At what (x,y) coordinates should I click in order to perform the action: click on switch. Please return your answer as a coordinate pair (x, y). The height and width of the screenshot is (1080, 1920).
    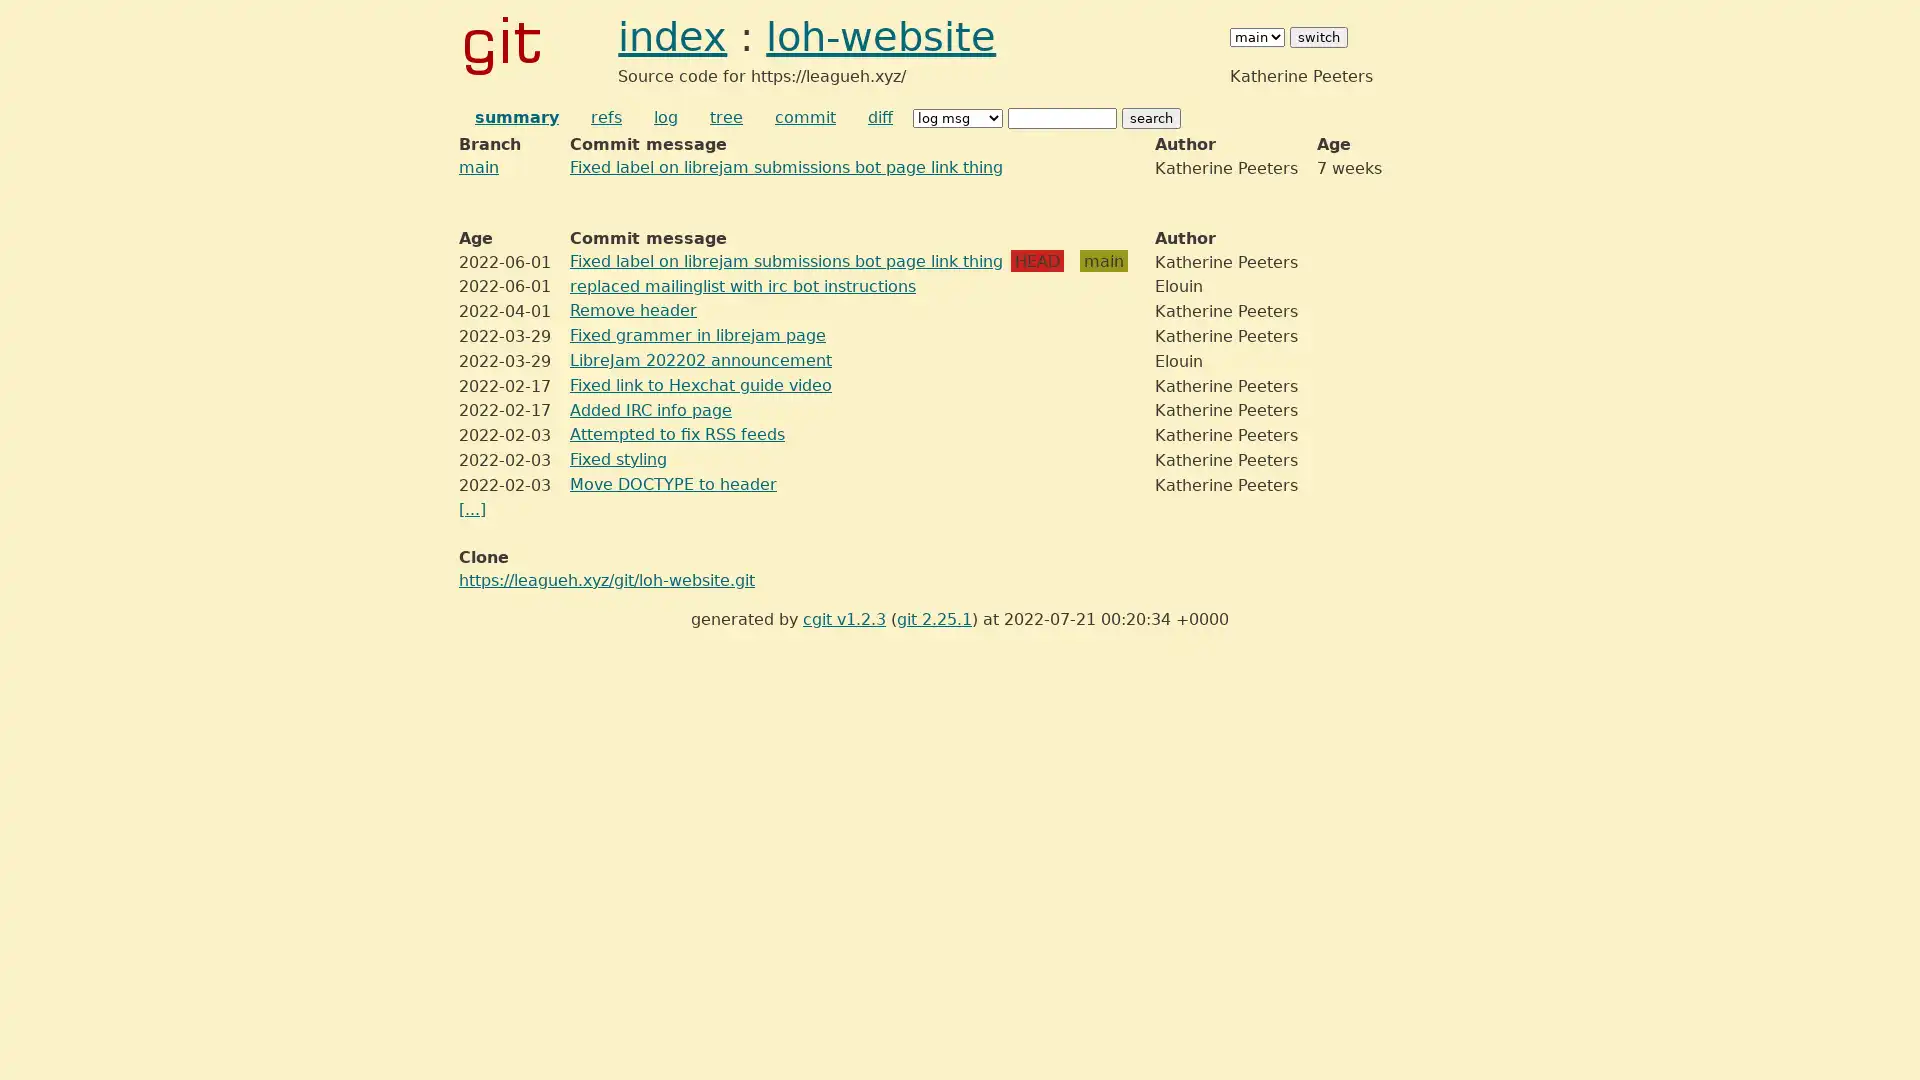
    Looking at the image, I should click on (1319, 36).